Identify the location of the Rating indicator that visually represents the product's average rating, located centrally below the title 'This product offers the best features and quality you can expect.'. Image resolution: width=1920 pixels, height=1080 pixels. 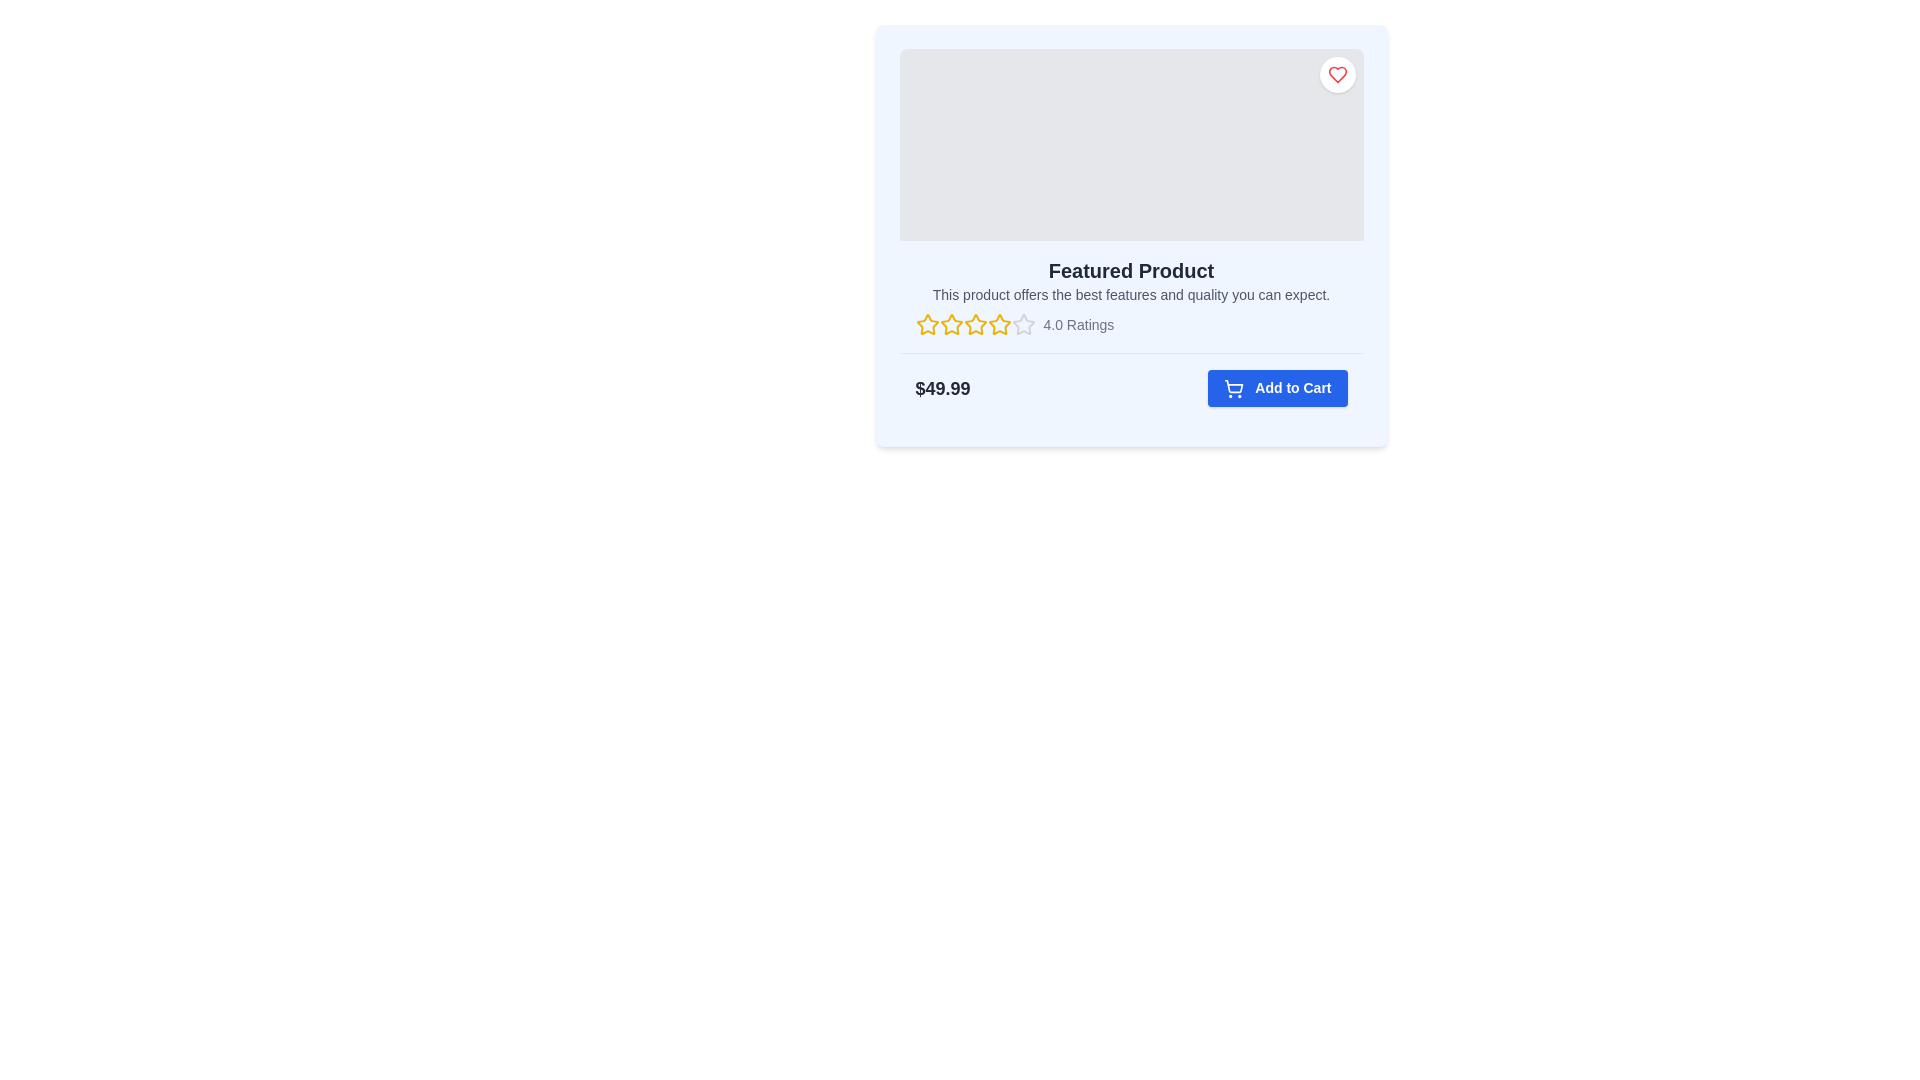
(1131, 323).